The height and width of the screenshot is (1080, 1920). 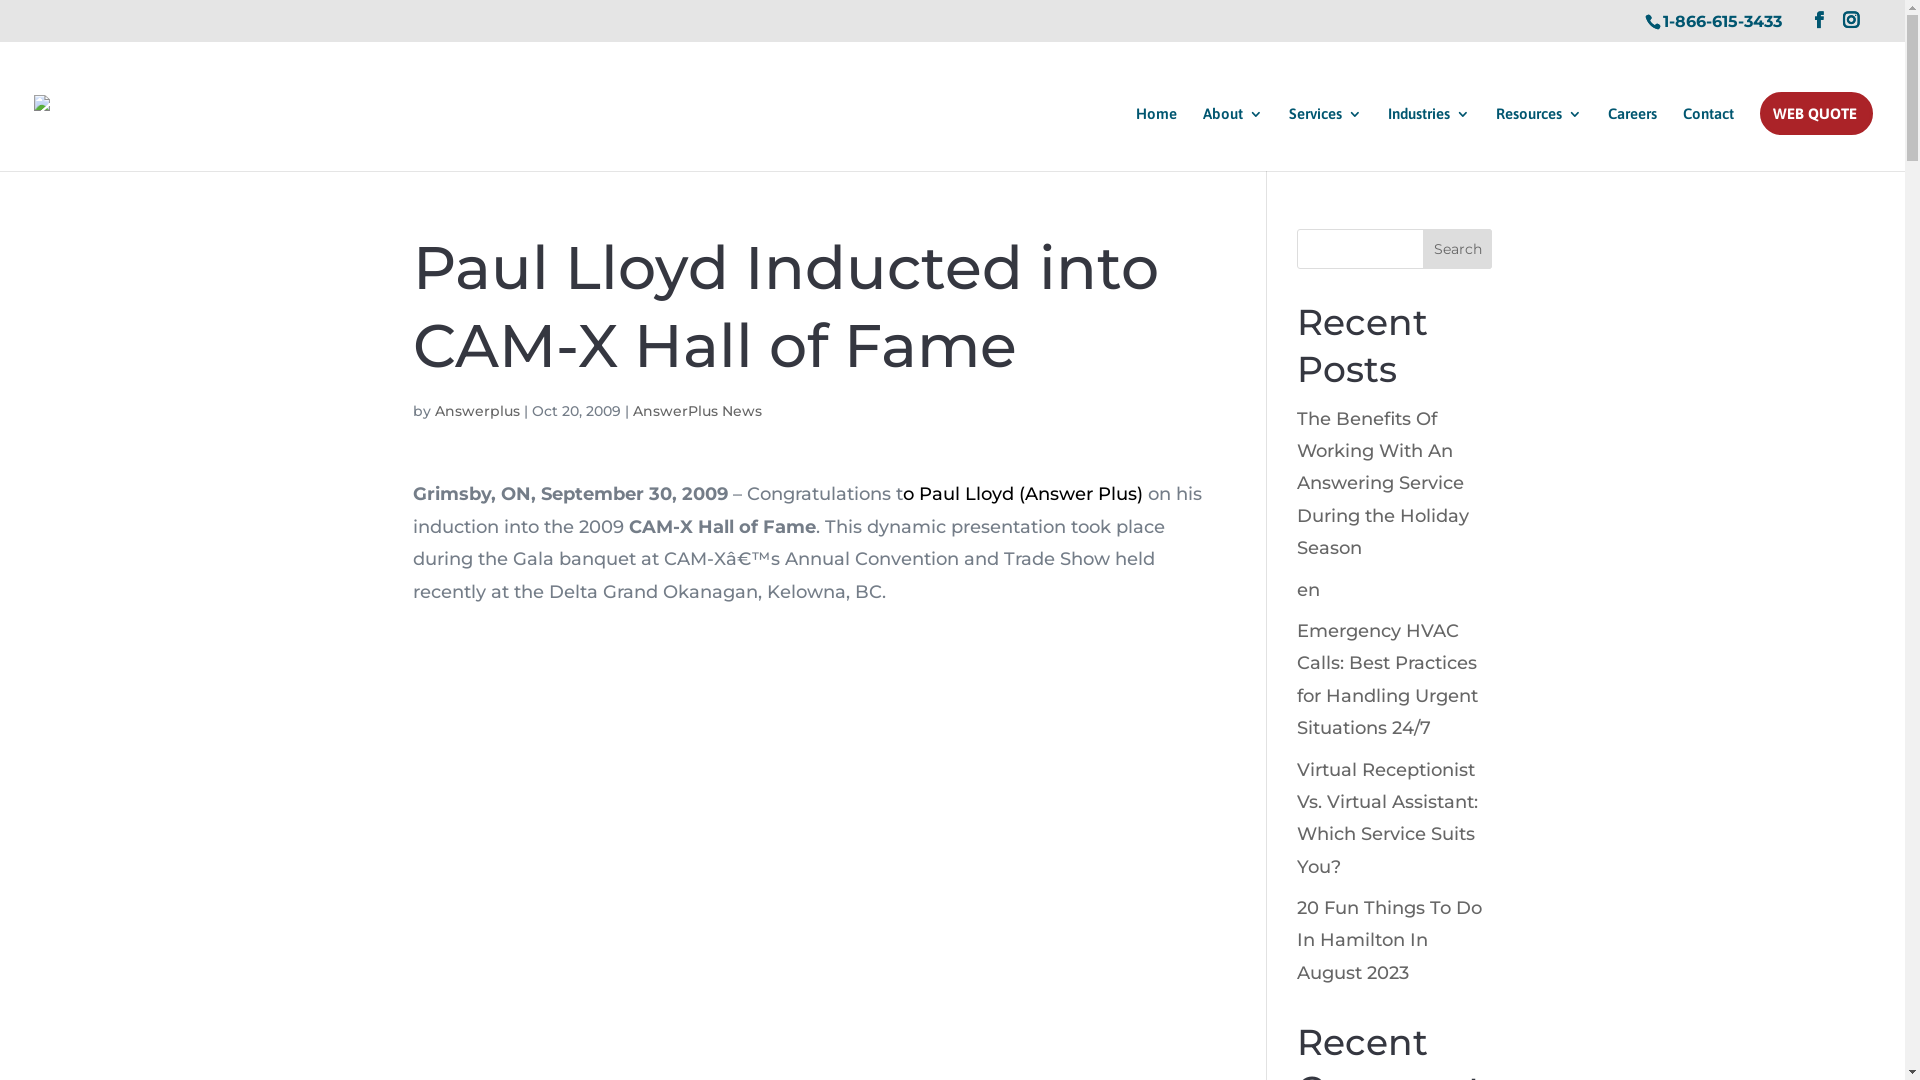 What do you see at coordinates (1232, 137) in the screenshot?
I see `'About'` at bounding box center [1232, 137].